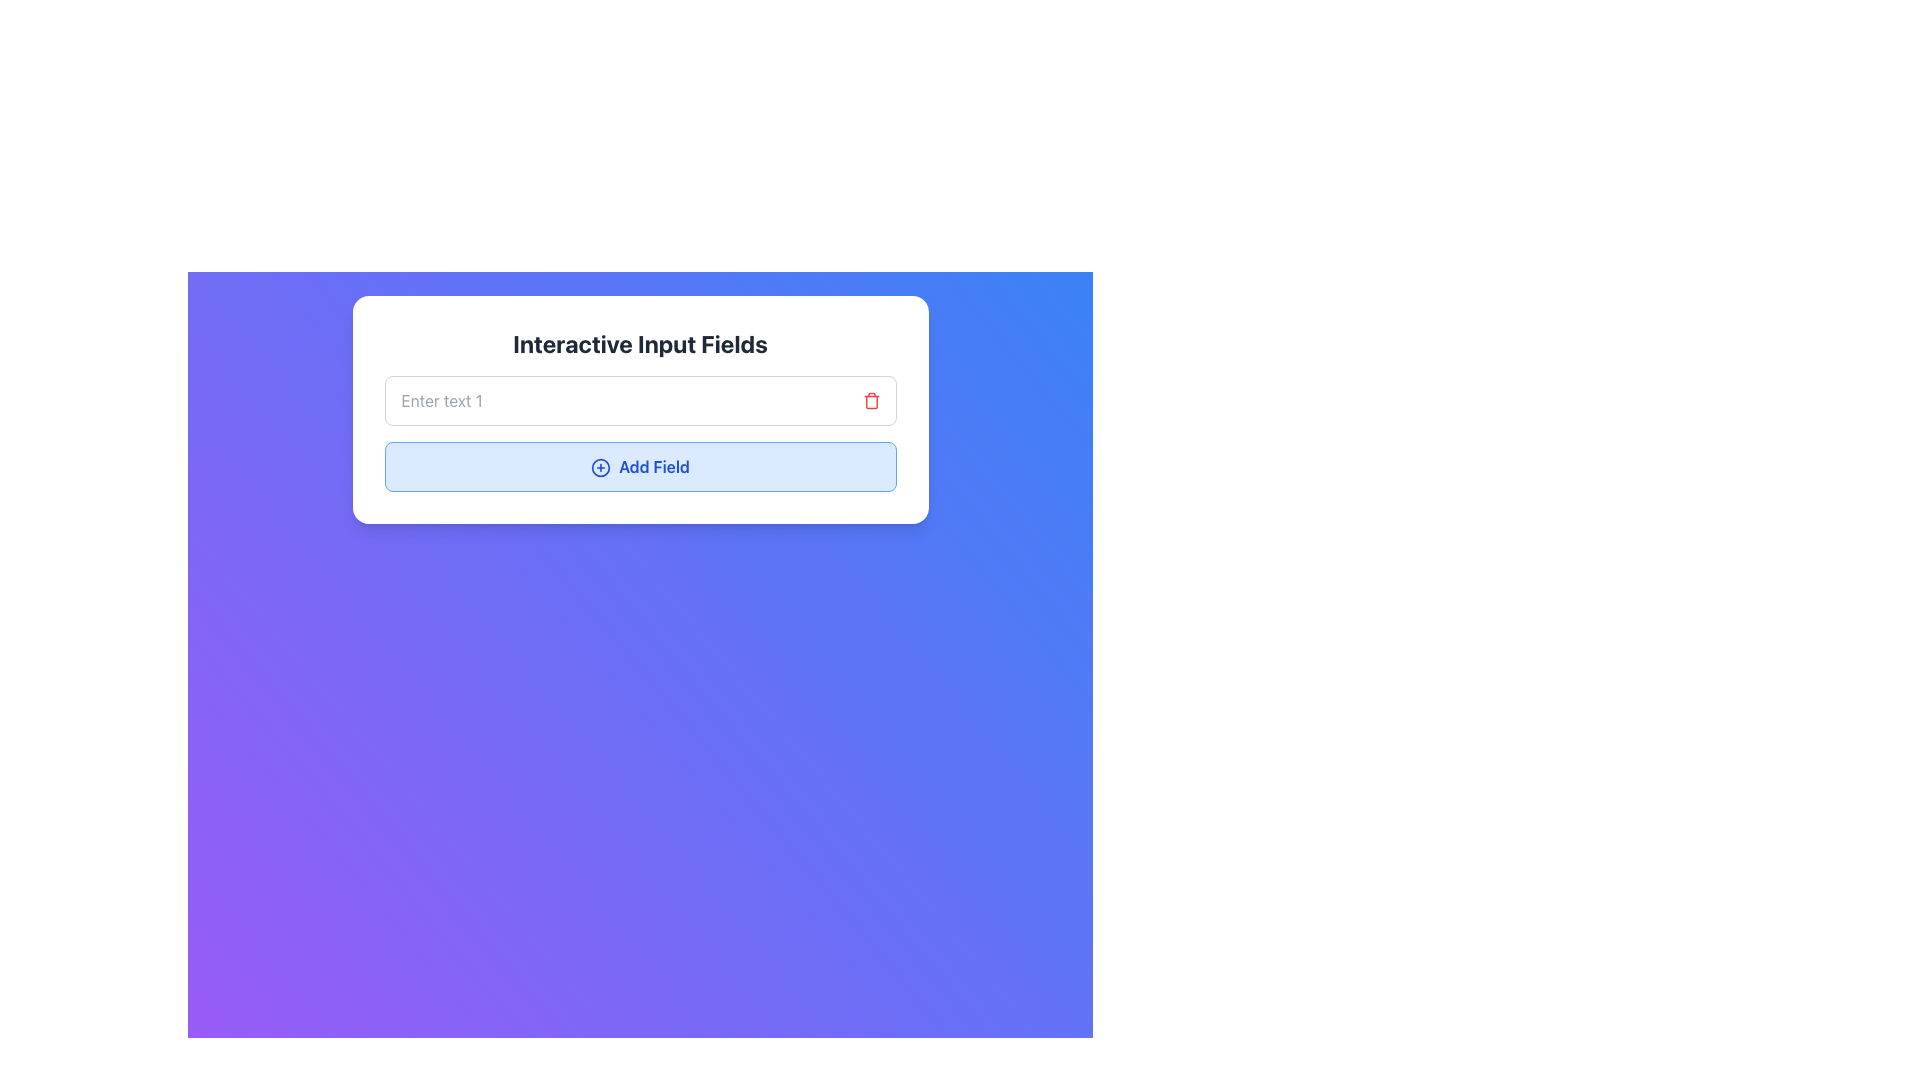 This screenshot has height=1080, width=1920. Describe the element at coordinates (600, 467) in the screenshot. I see `the circular icon with a plus symbol located to the left of the 'Add Field' button to interact with its functionality` at that location.